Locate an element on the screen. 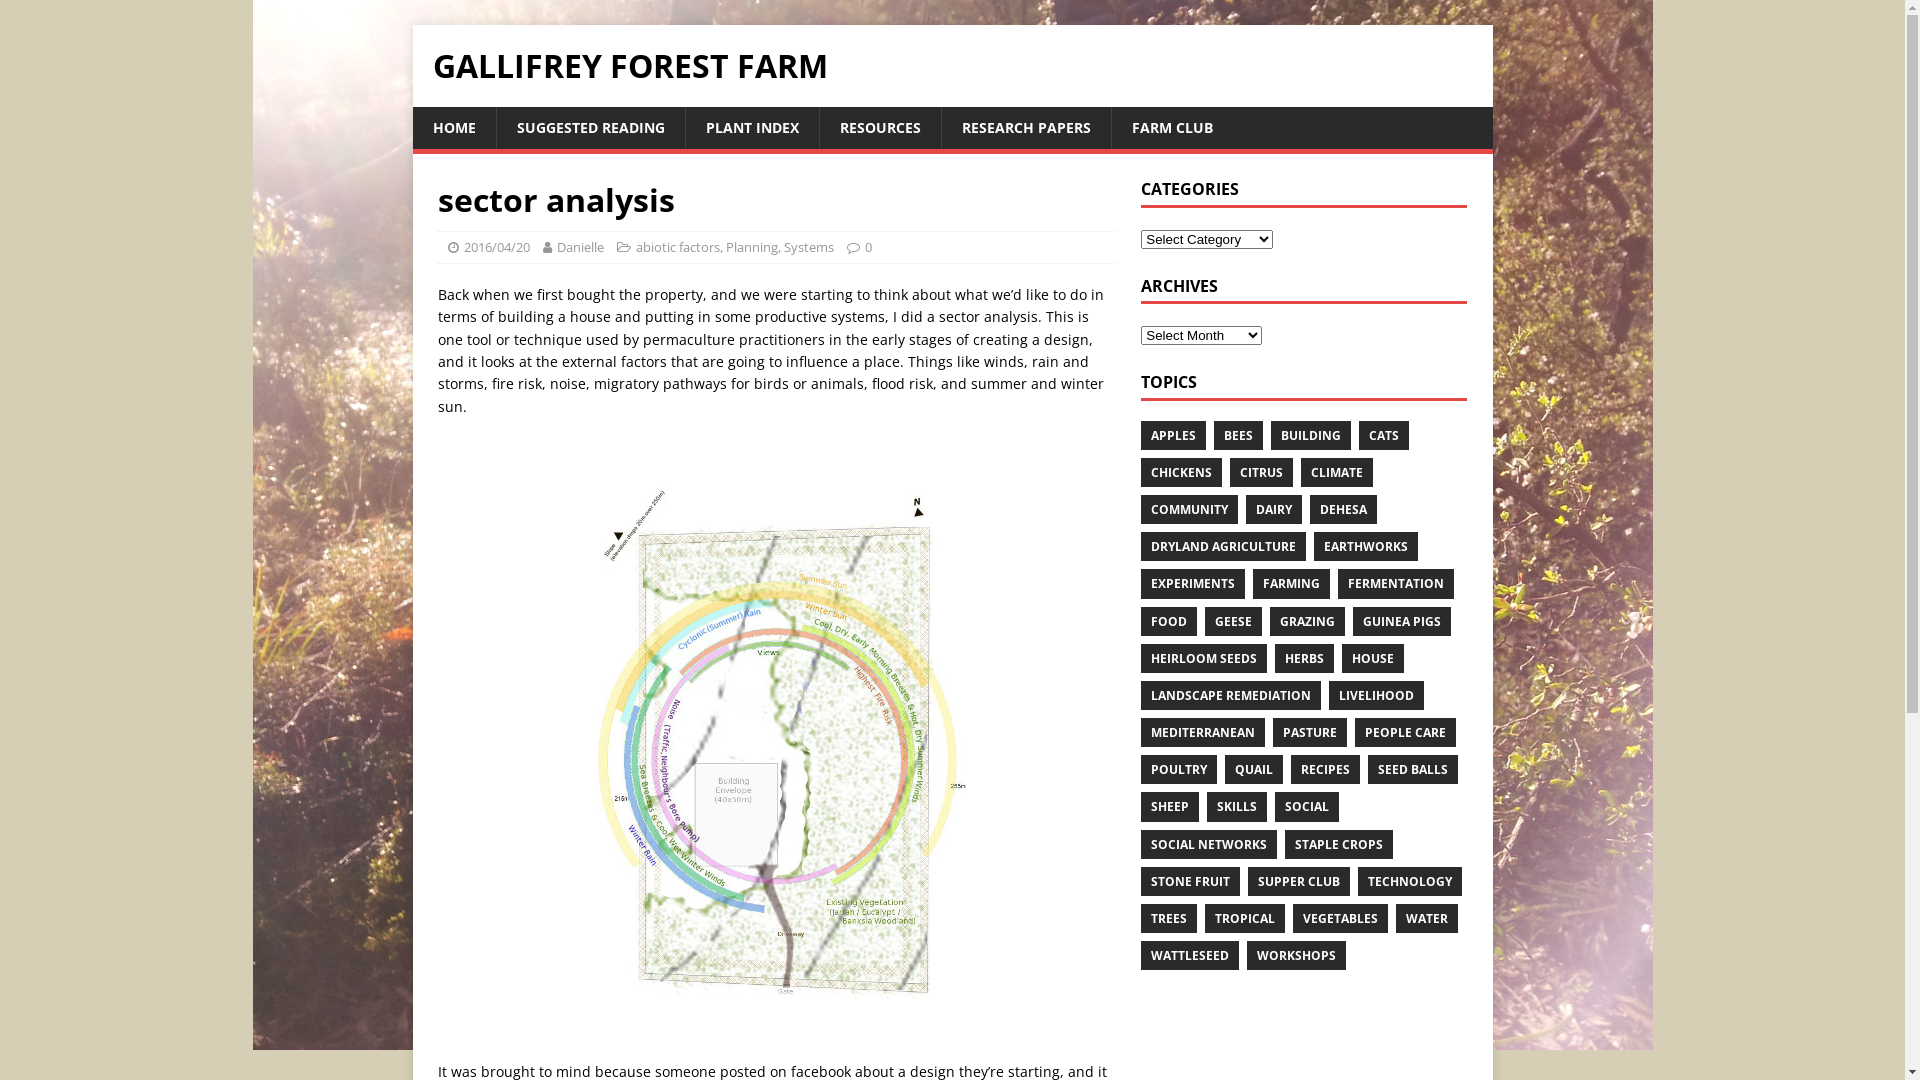 Image resolution: width=1920 pixels, height=1080 pixels. 'RECIPES' is located at coordinates (1325, 768).